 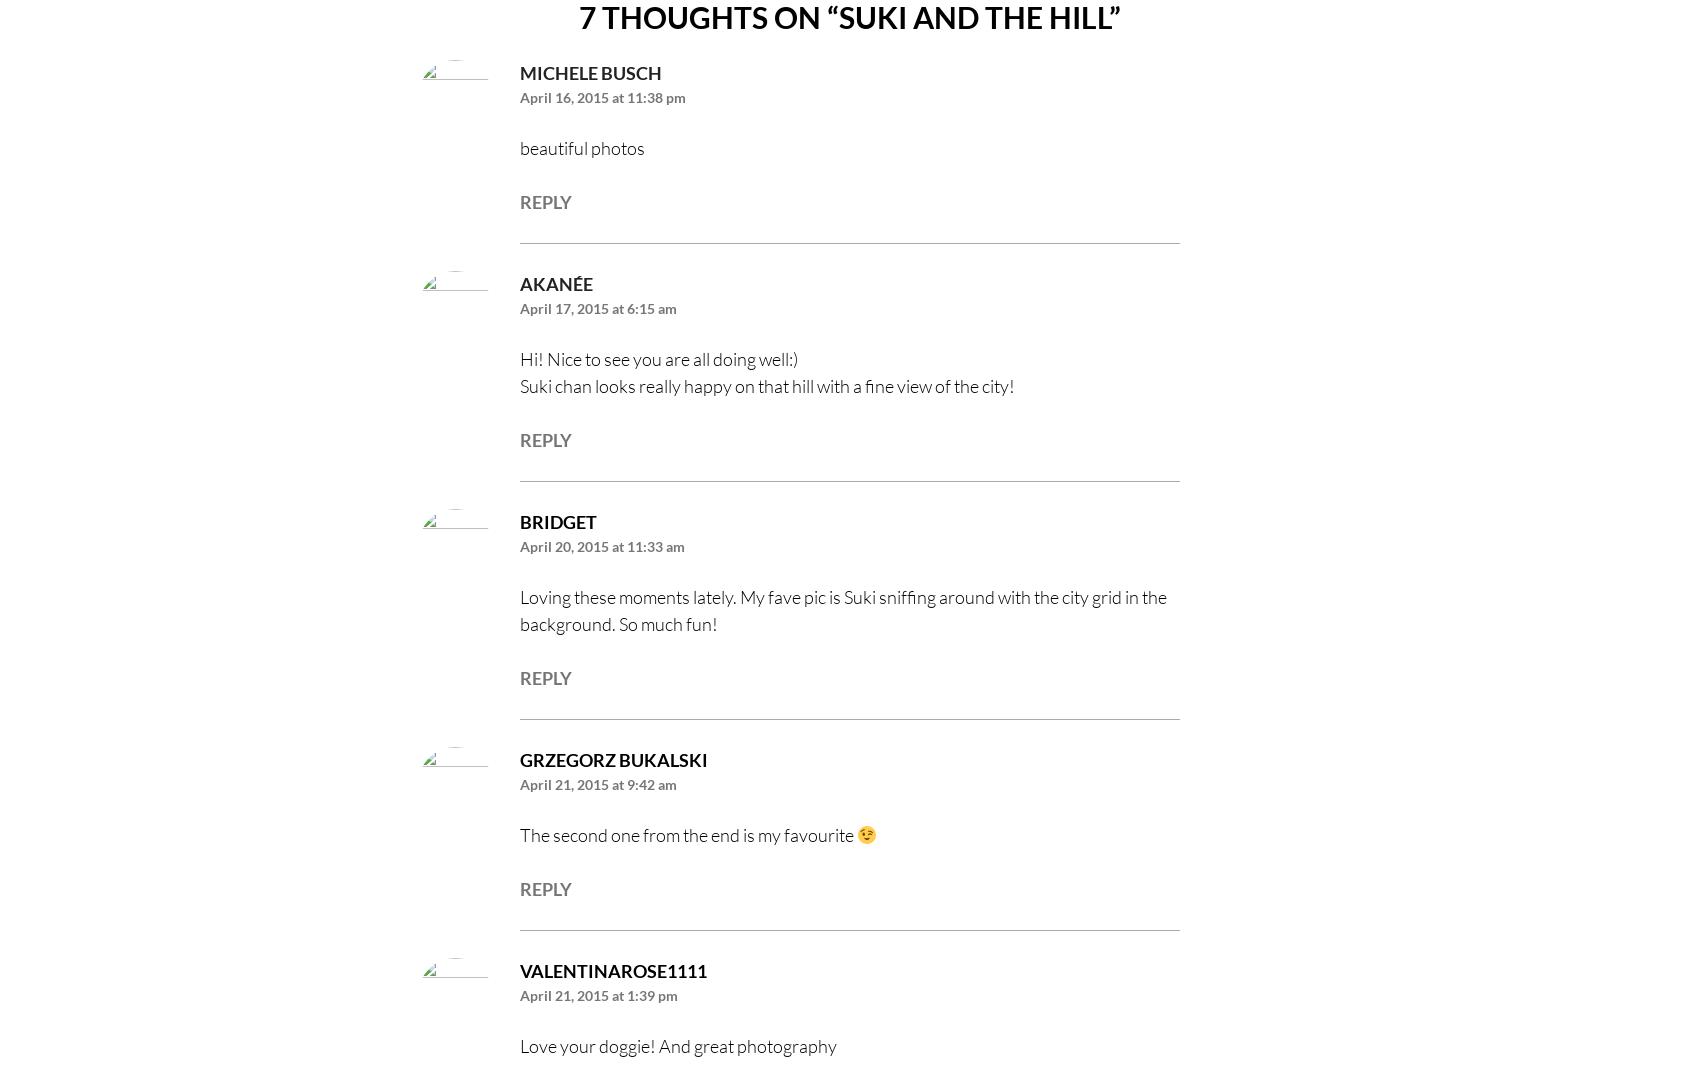 What do you see at coordinates (613, 759) in the screenshot?
I see `'Grzegorz Bukalski'` at bounding box center [613, 759].